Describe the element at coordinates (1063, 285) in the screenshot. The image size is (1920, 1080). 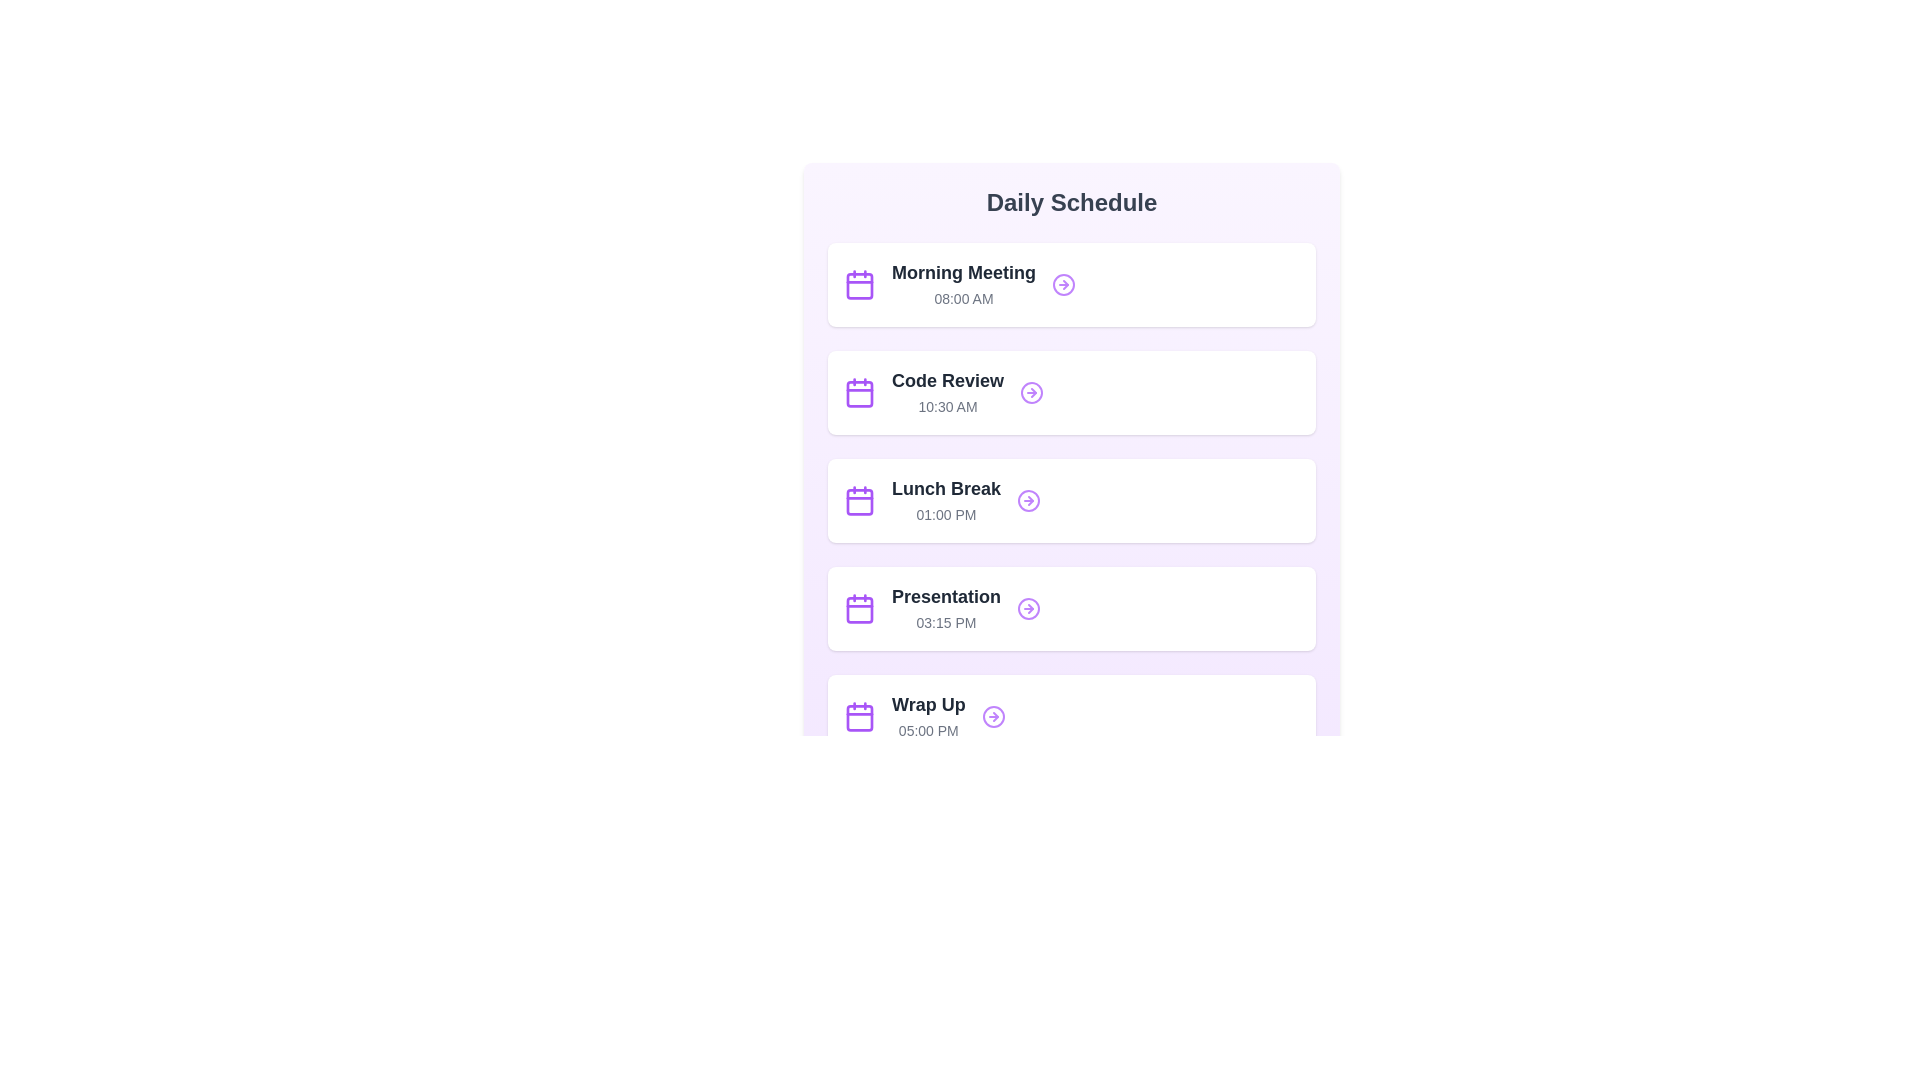
I see `the decorative graphic circle bordered by a purple stroke, located to the right of the 'Morning Meeting' schedule item` at that location.